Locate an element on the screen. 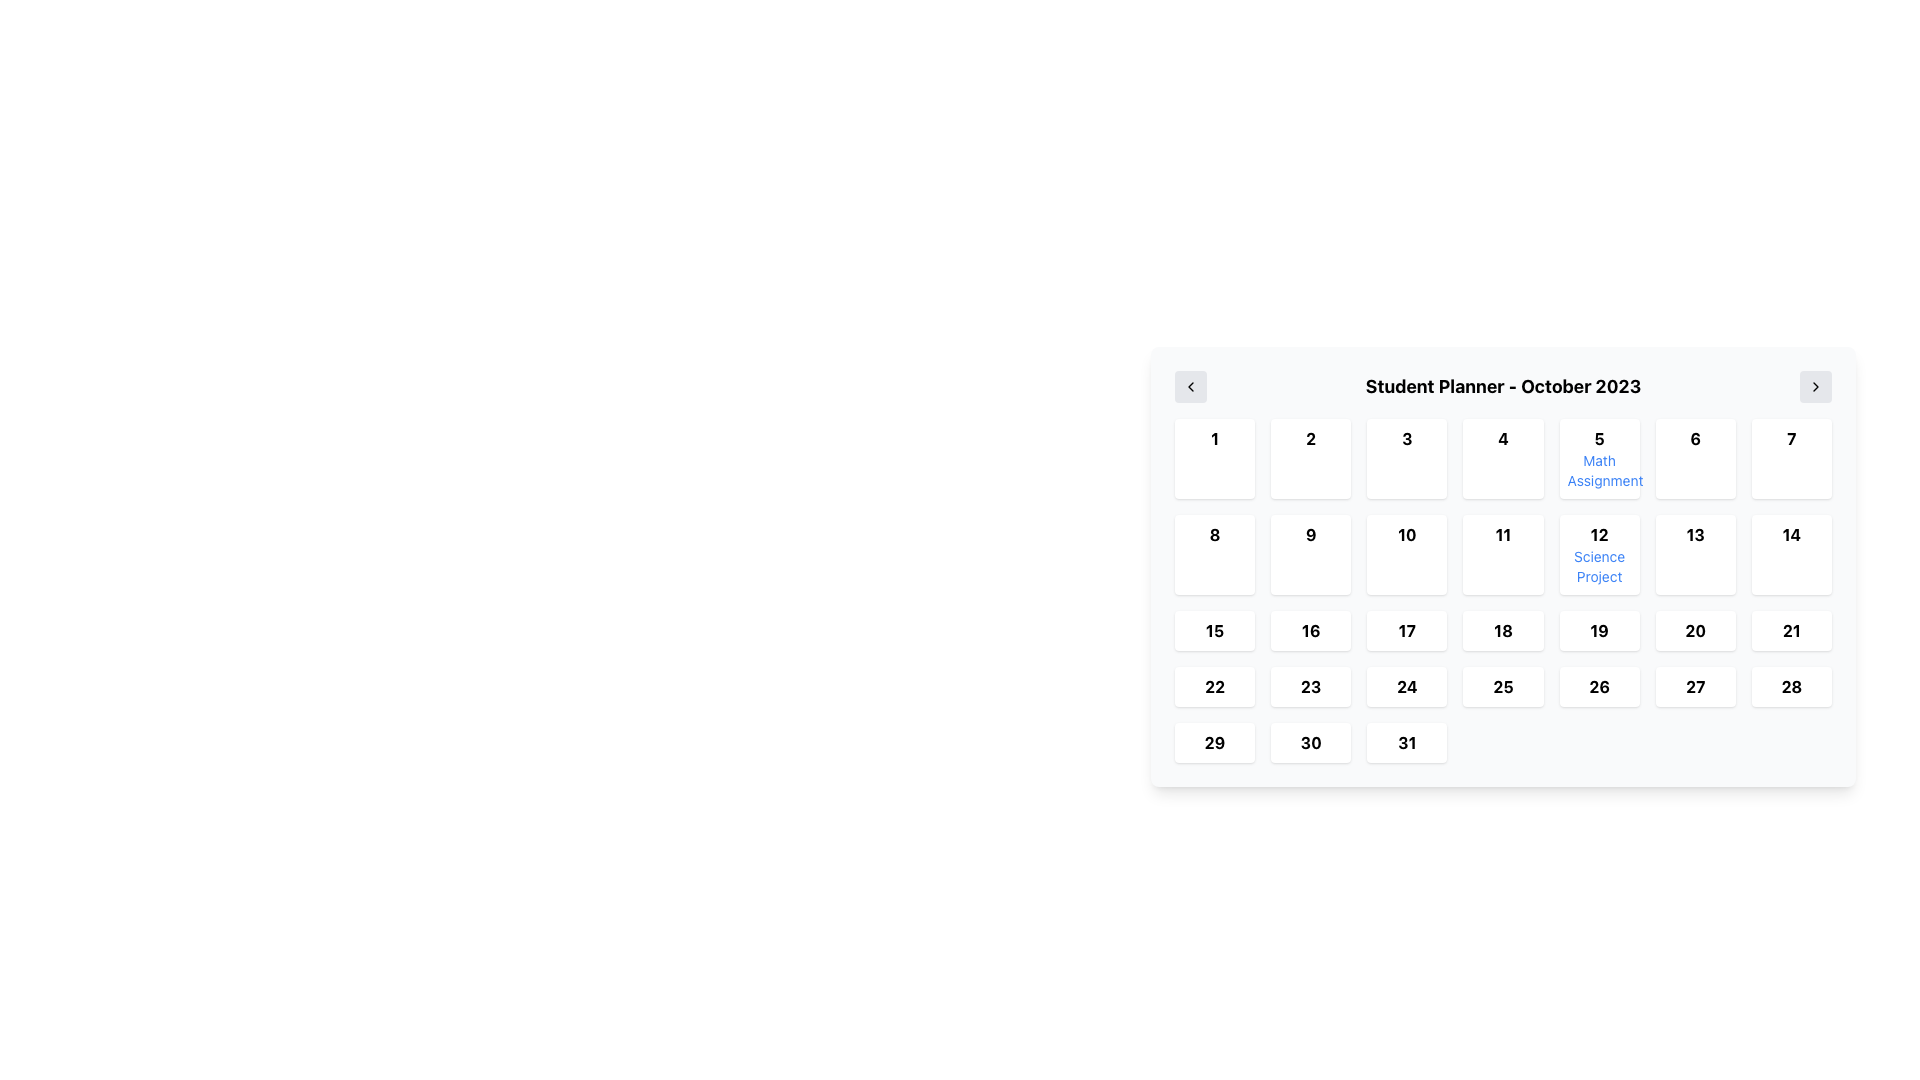 This screenshot has height=1080, width=1920. the text element that represents the 12th day of the month in the calendar layout to check its details is located at coordinates (1597, 534).